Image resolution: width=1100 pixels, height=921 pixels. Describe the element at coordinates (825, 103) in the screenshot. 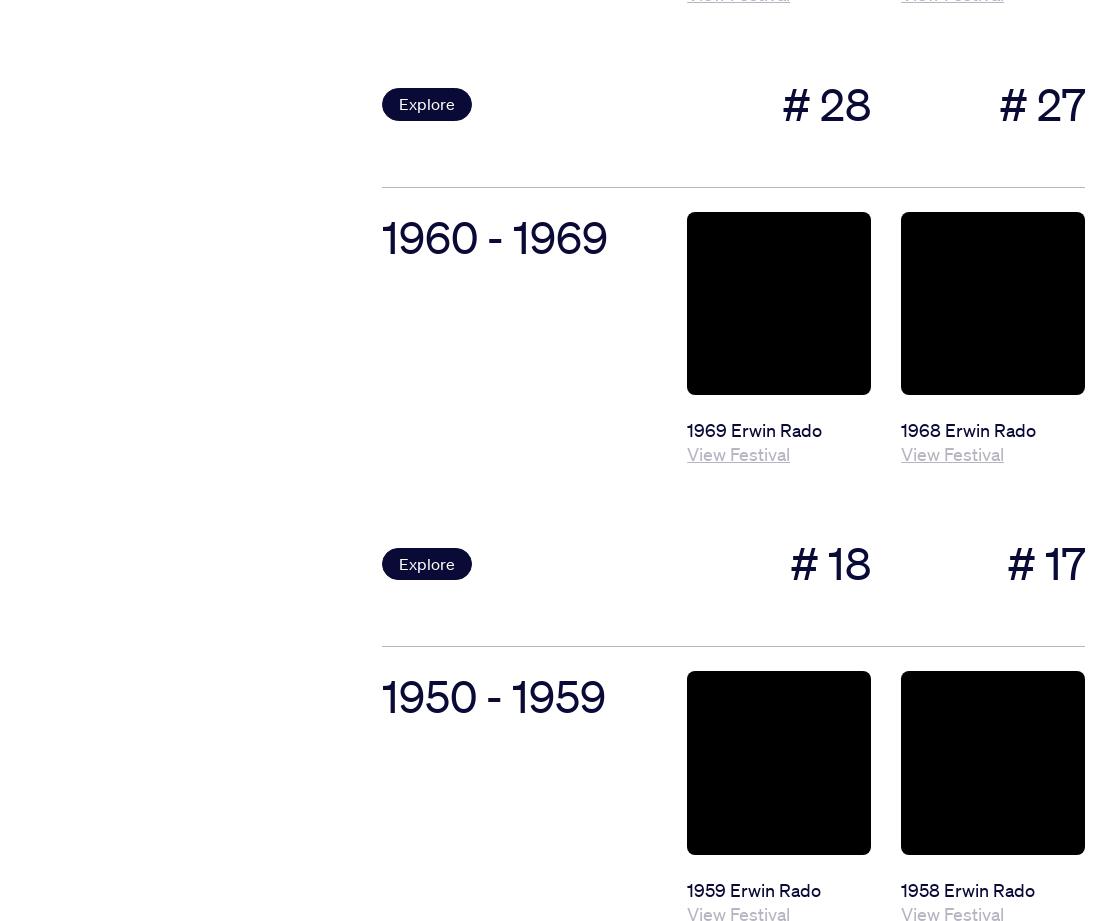

I see `'# 28'` at that location.